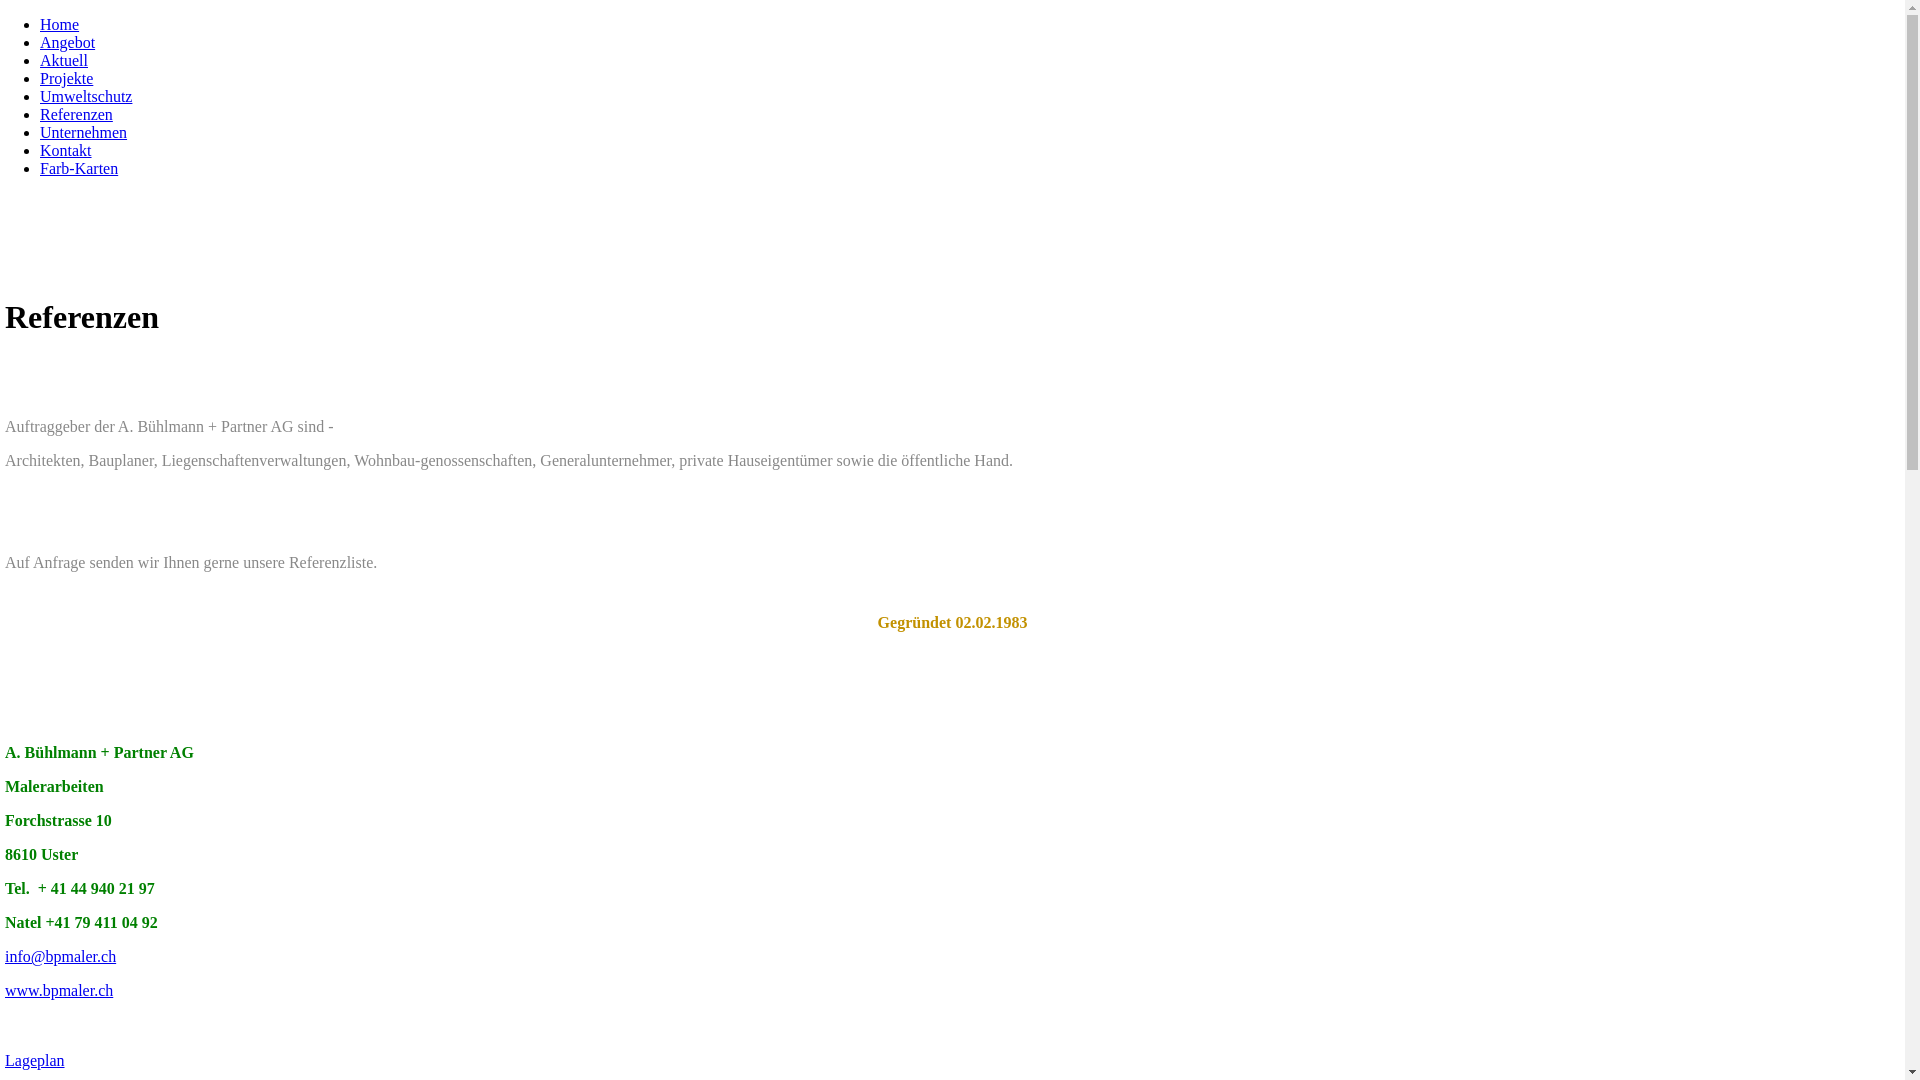  I want to click on 'Farb-Karten', so click(78, 167).